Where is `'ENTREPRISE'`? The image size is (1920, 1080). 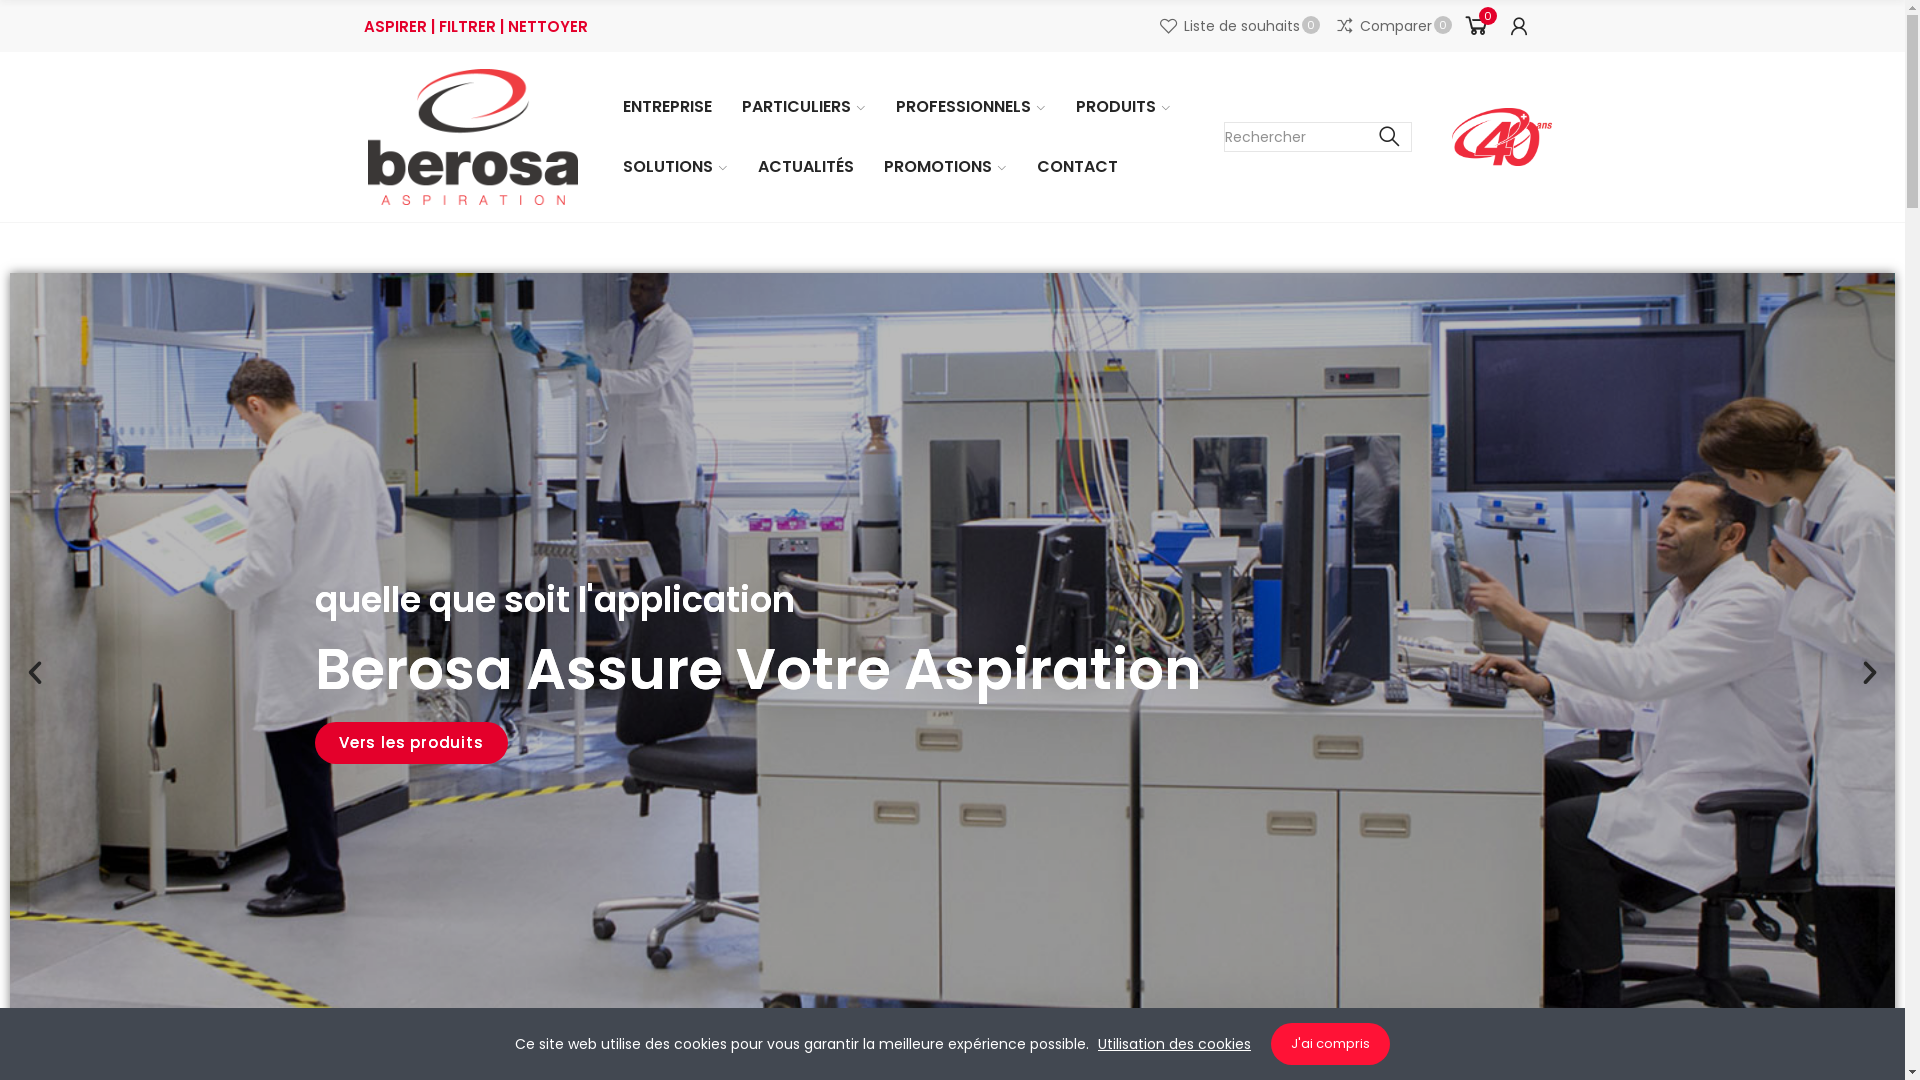 'ENTREPRISE' is located at coordinates (667, 107).